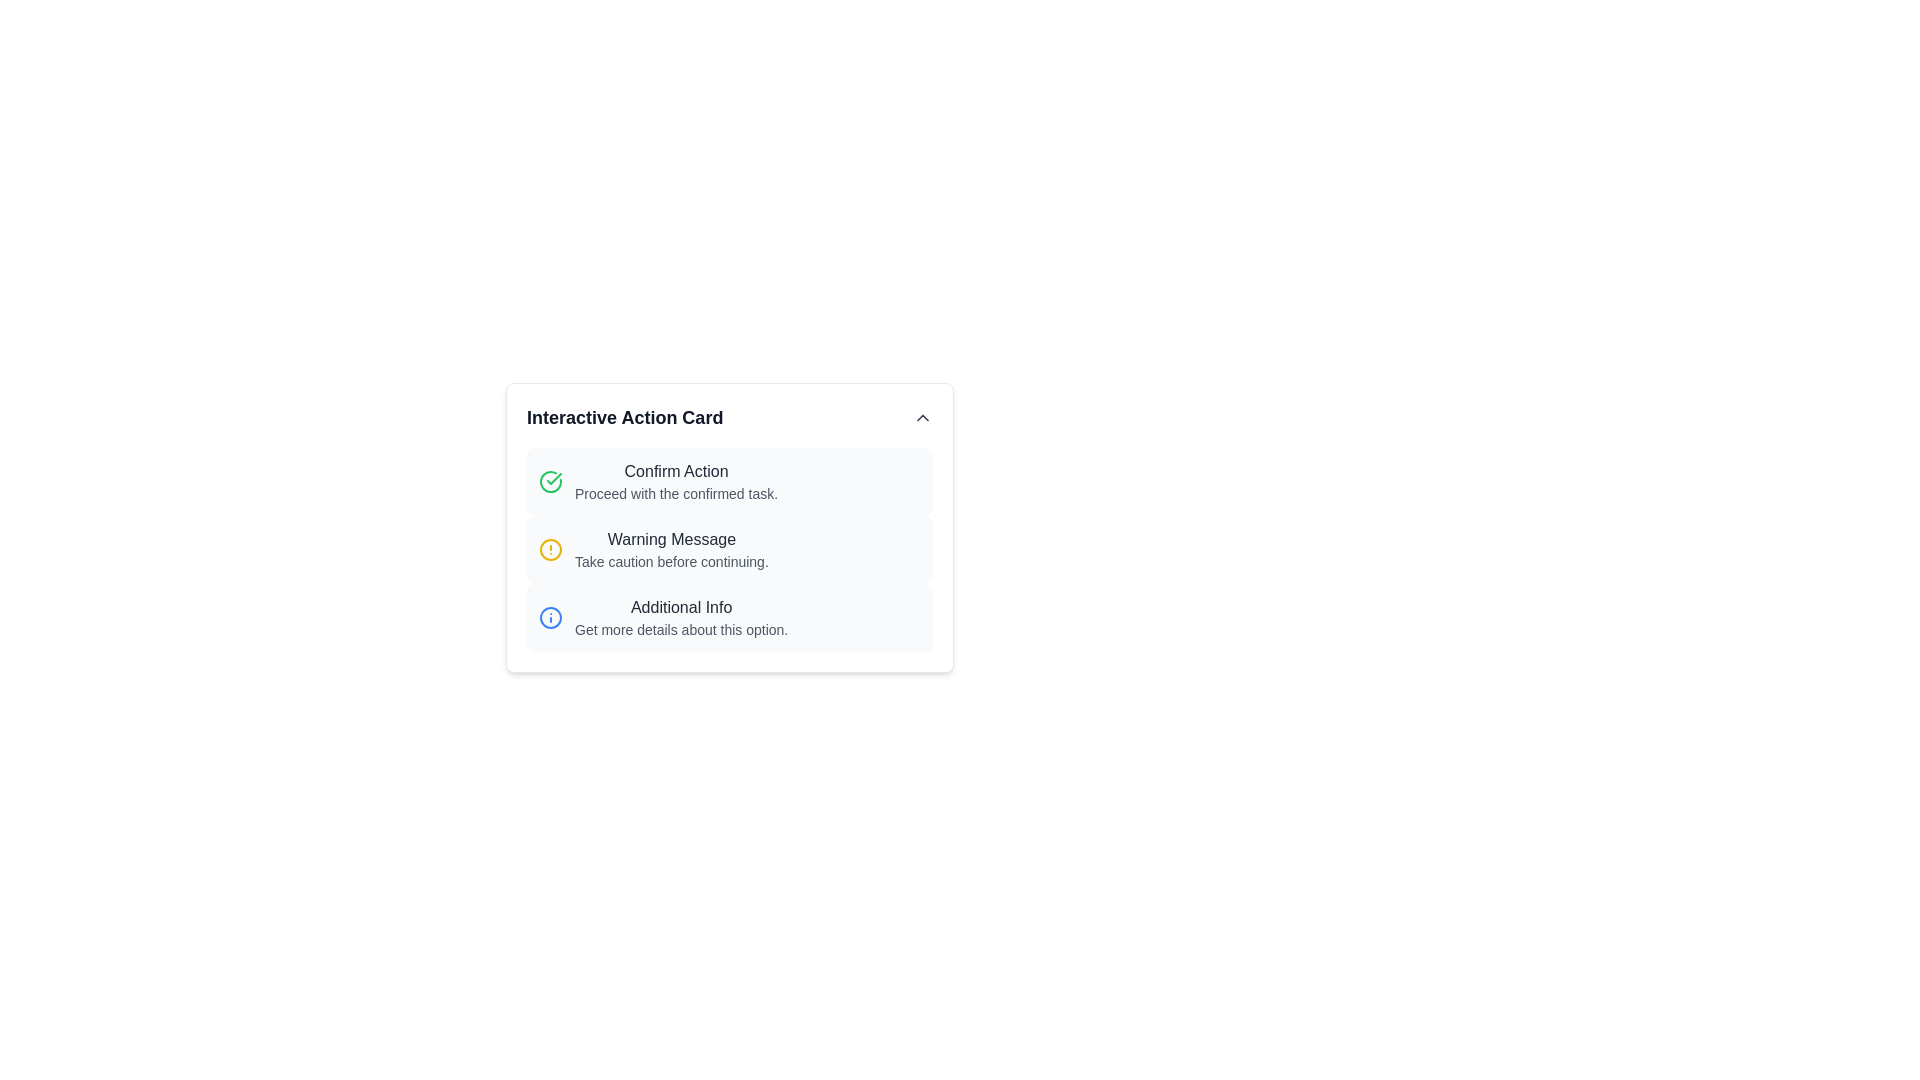  What do you see at coordinates (728, 527) in the screenshot?
I see `the warning message located in the second action section of the Card-based Action Interface, which is positioned between the 'Confirm Action' and 'Additional Info' actions` at bounding box center [728, 527].